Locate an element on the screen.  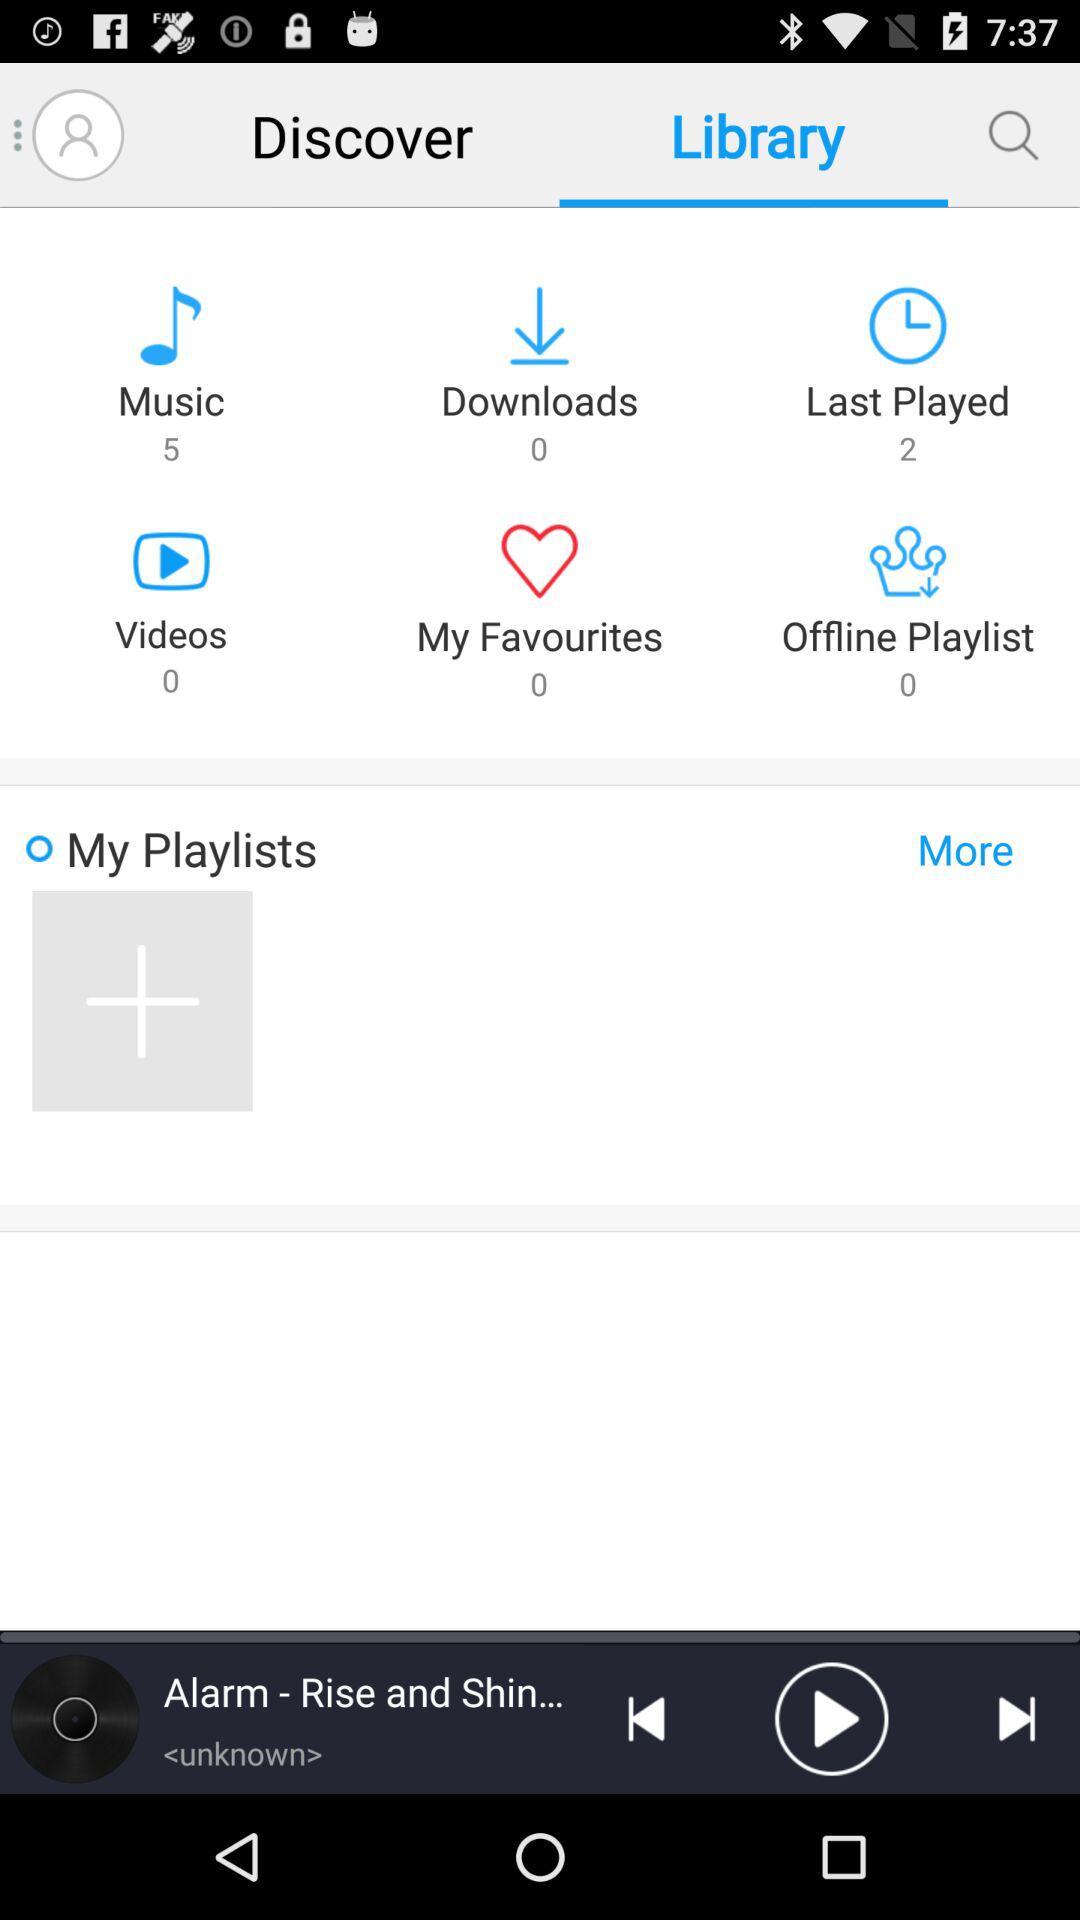
the menu icon is located at coordinates (18, 143).